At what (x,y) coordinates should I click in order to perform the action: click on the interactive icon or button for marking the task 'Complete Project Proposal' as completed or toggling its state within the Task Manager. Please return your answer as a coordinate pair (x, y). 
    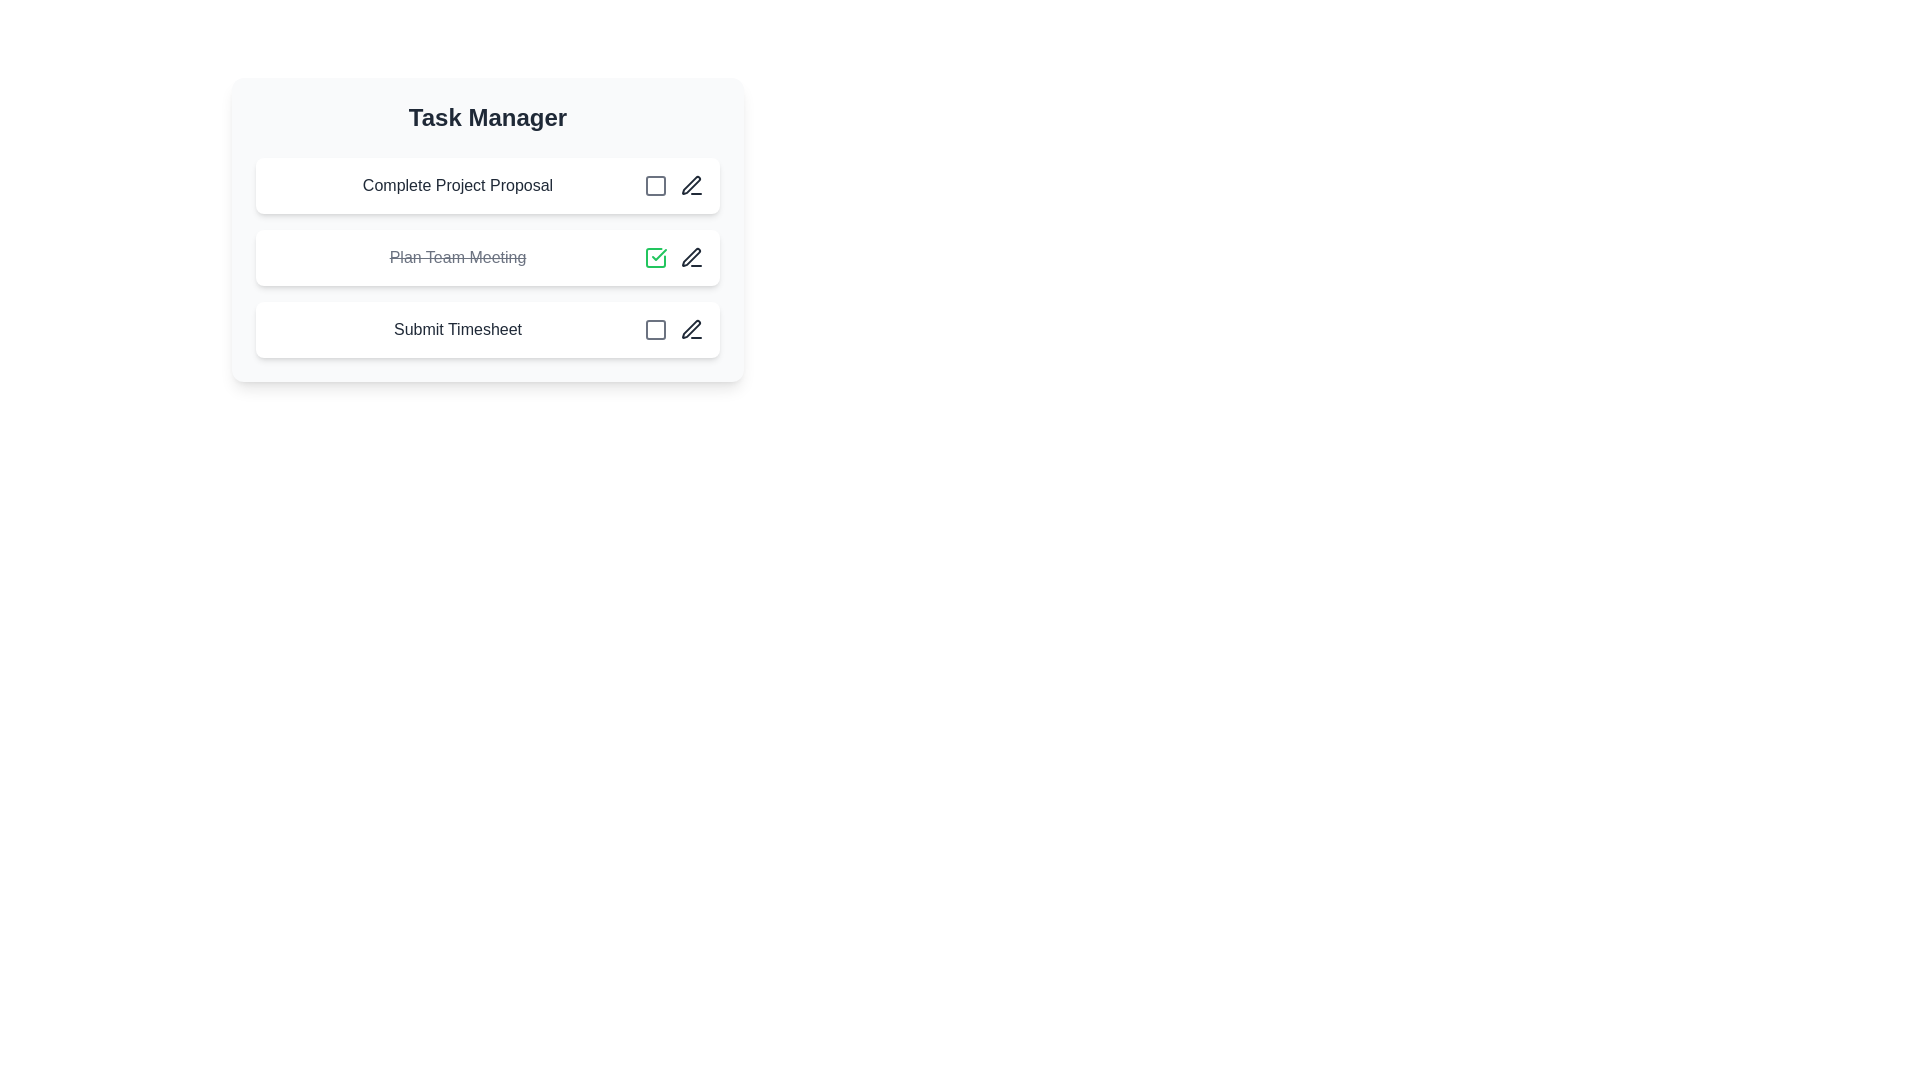
    Looking at the image, I should click on (656, 185).